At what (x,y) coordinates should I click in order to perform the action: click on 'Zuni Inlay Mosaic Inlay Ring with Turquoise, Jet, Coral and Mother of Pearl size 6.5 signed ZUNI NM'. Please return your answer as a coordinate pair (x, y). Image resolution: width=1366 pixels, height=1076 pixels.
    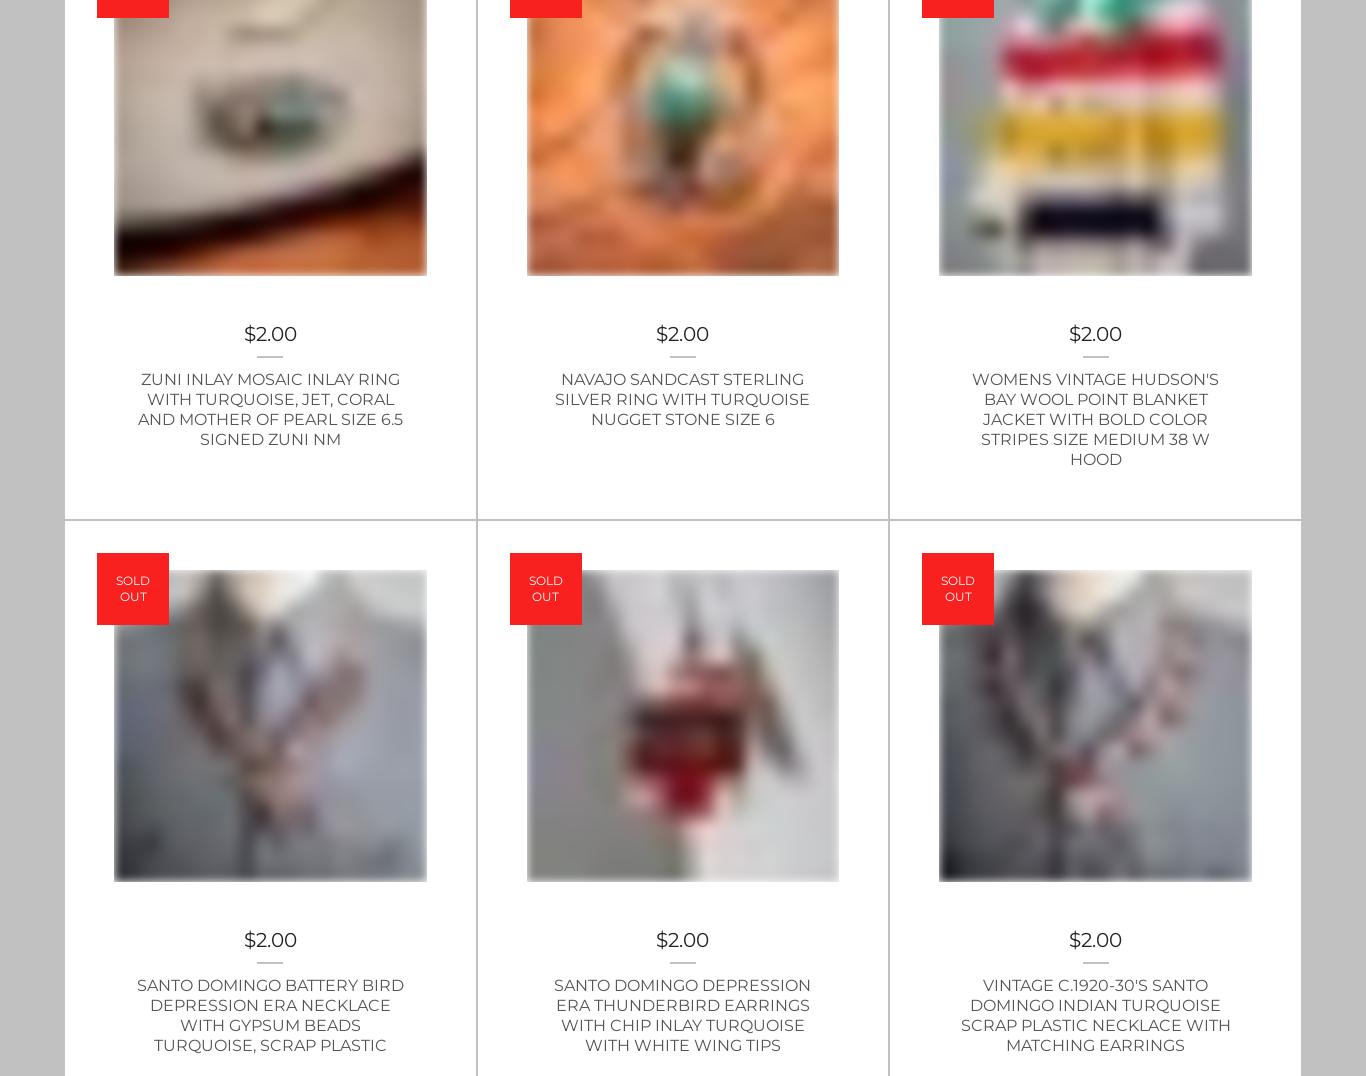
    Looking at the image, I should click on (269, 408).